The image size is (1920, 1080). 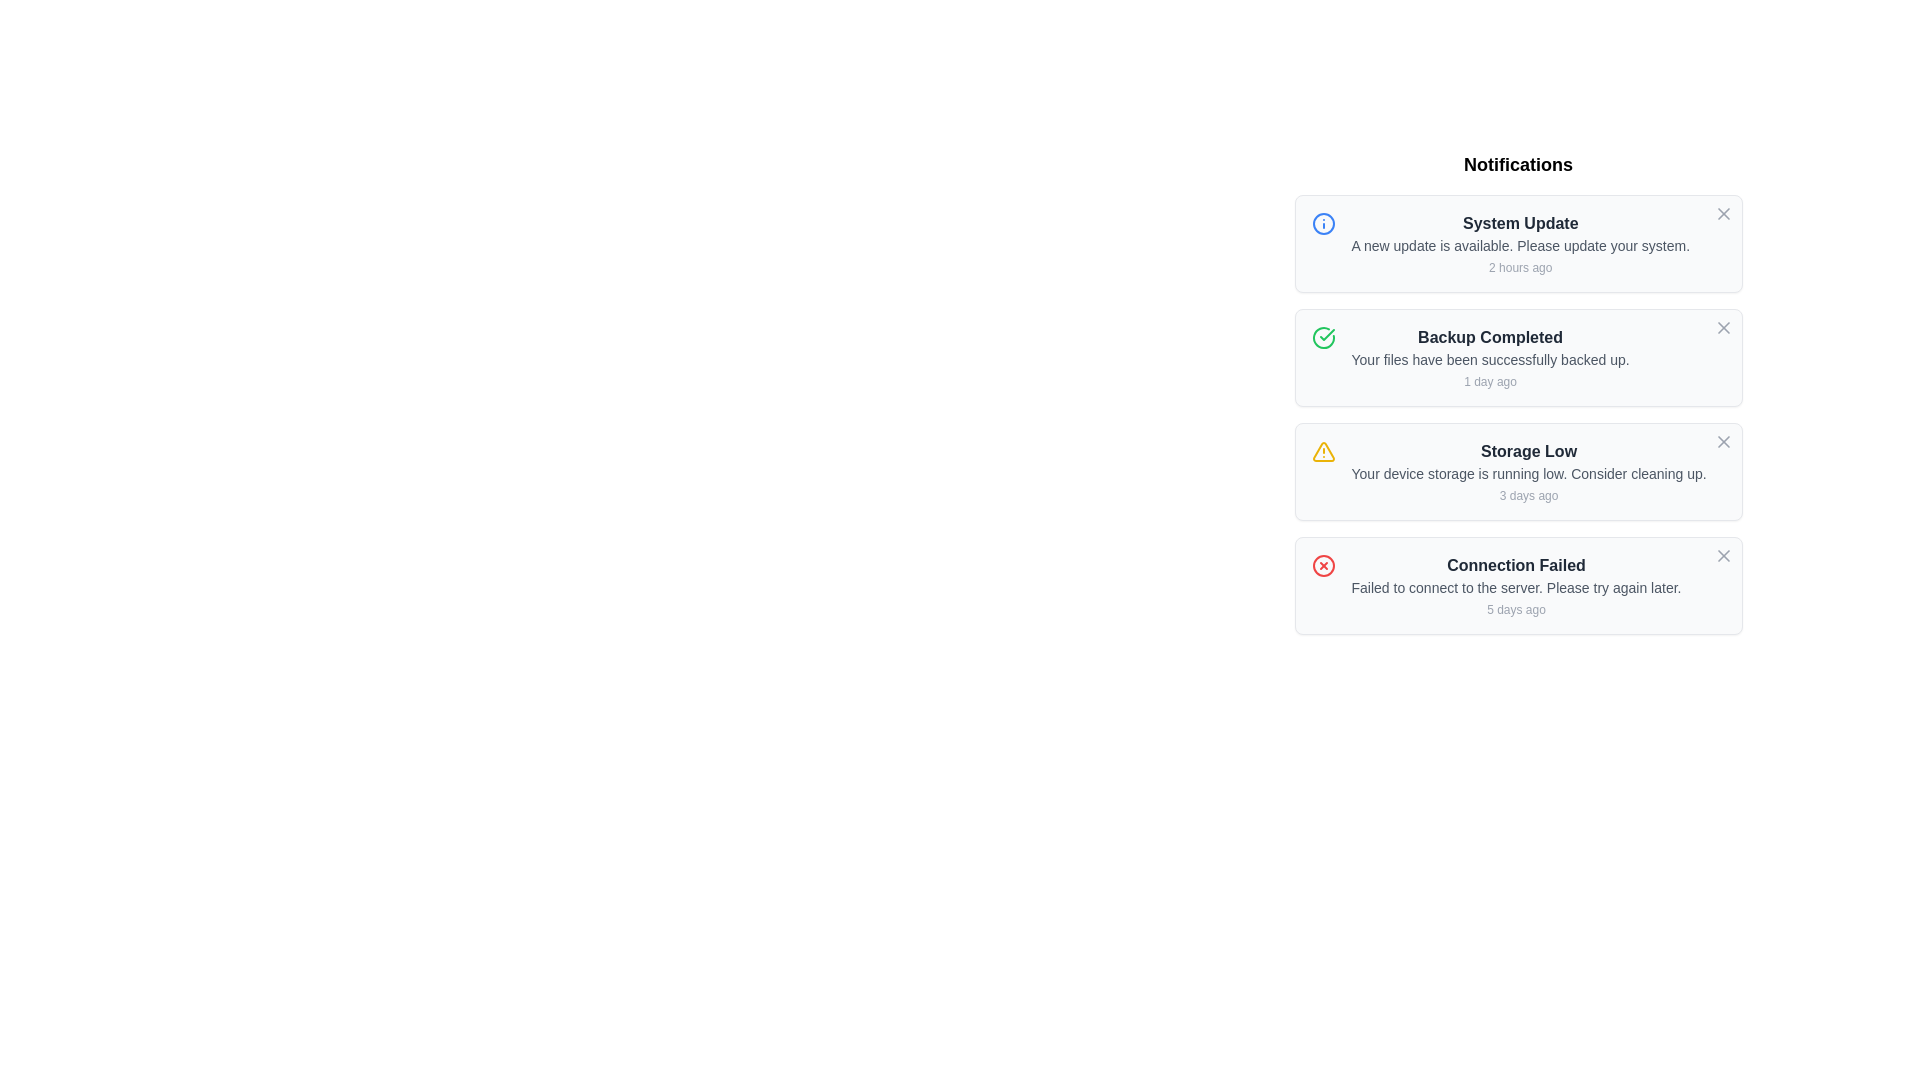 What do you see at coordinates (1490, 337) in the screenshot?
I see `the text label that says 'Backup Completed', which is prominently displayed in the notification panel as the header text of the second notification` at bounding box center [1490, 337].